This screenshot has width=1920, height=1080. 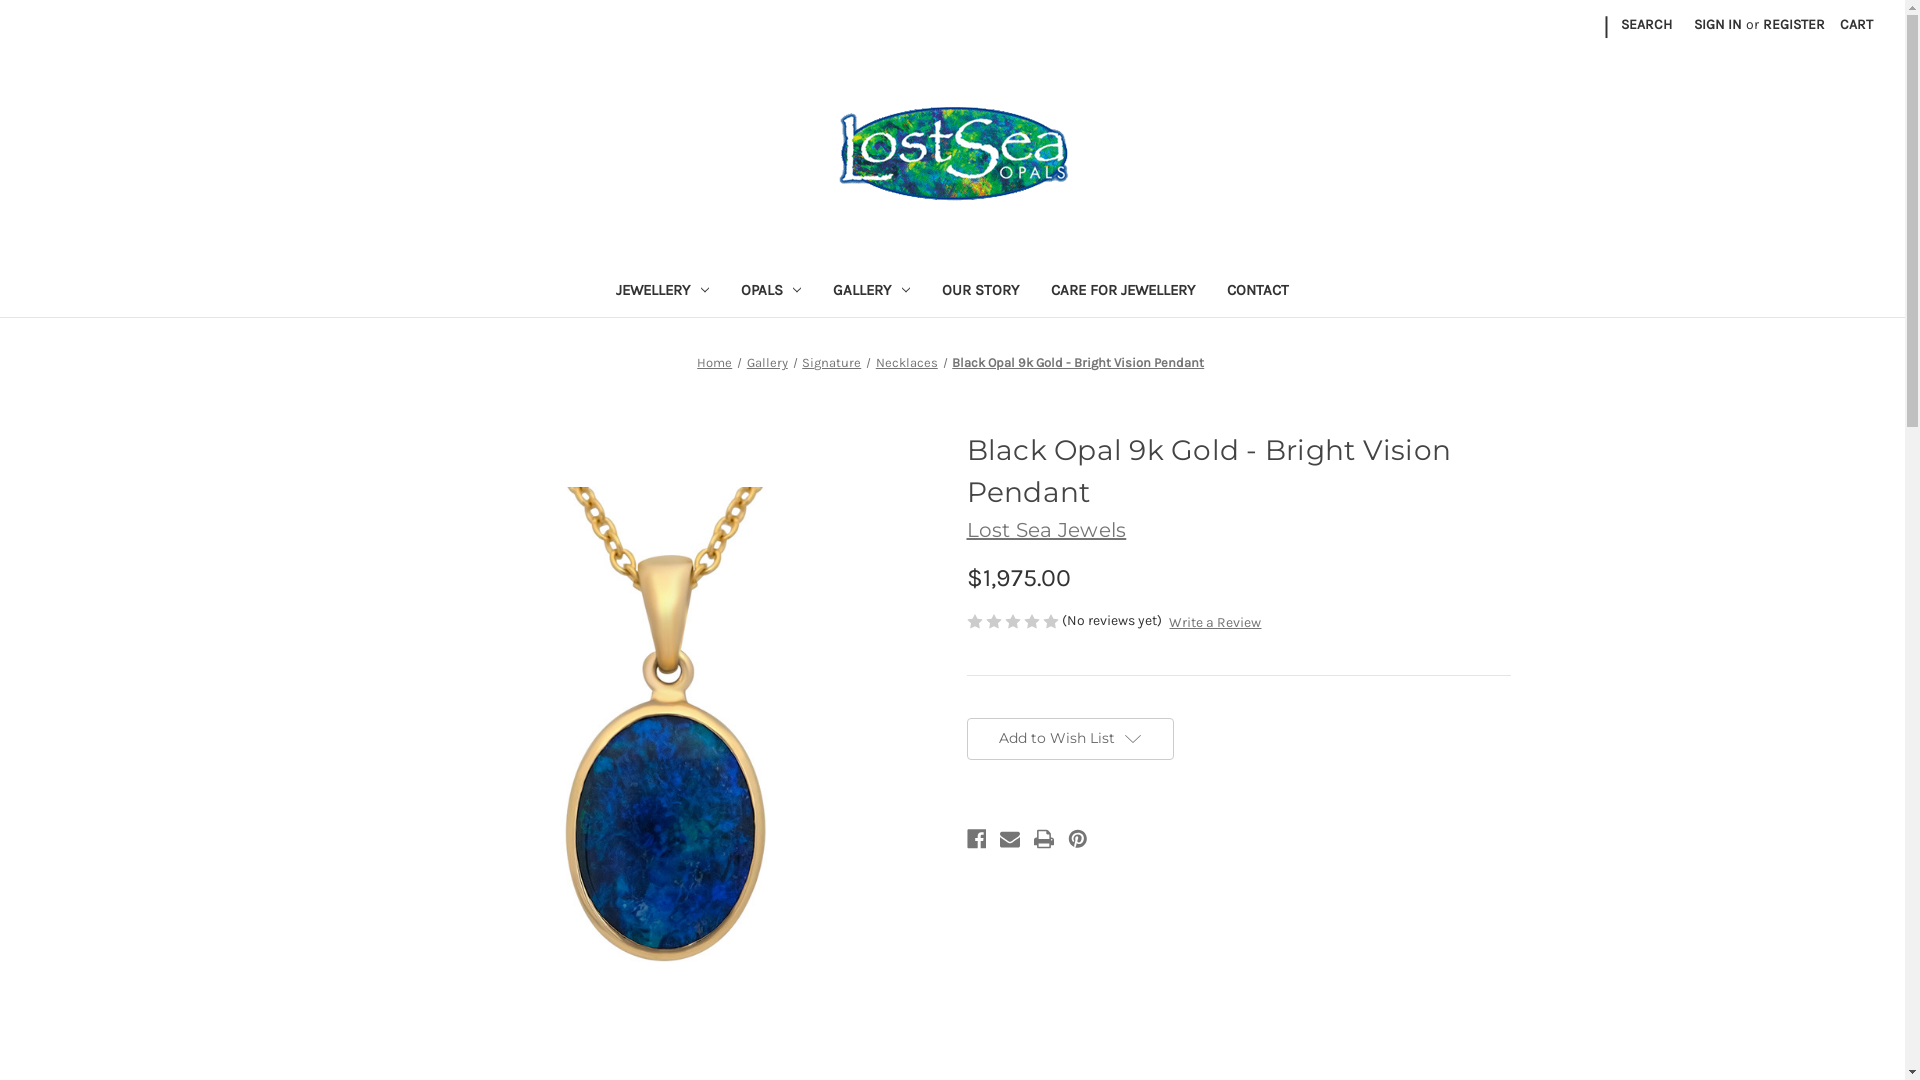 I want to click on 'Gallery', so click(x=746, y=362).